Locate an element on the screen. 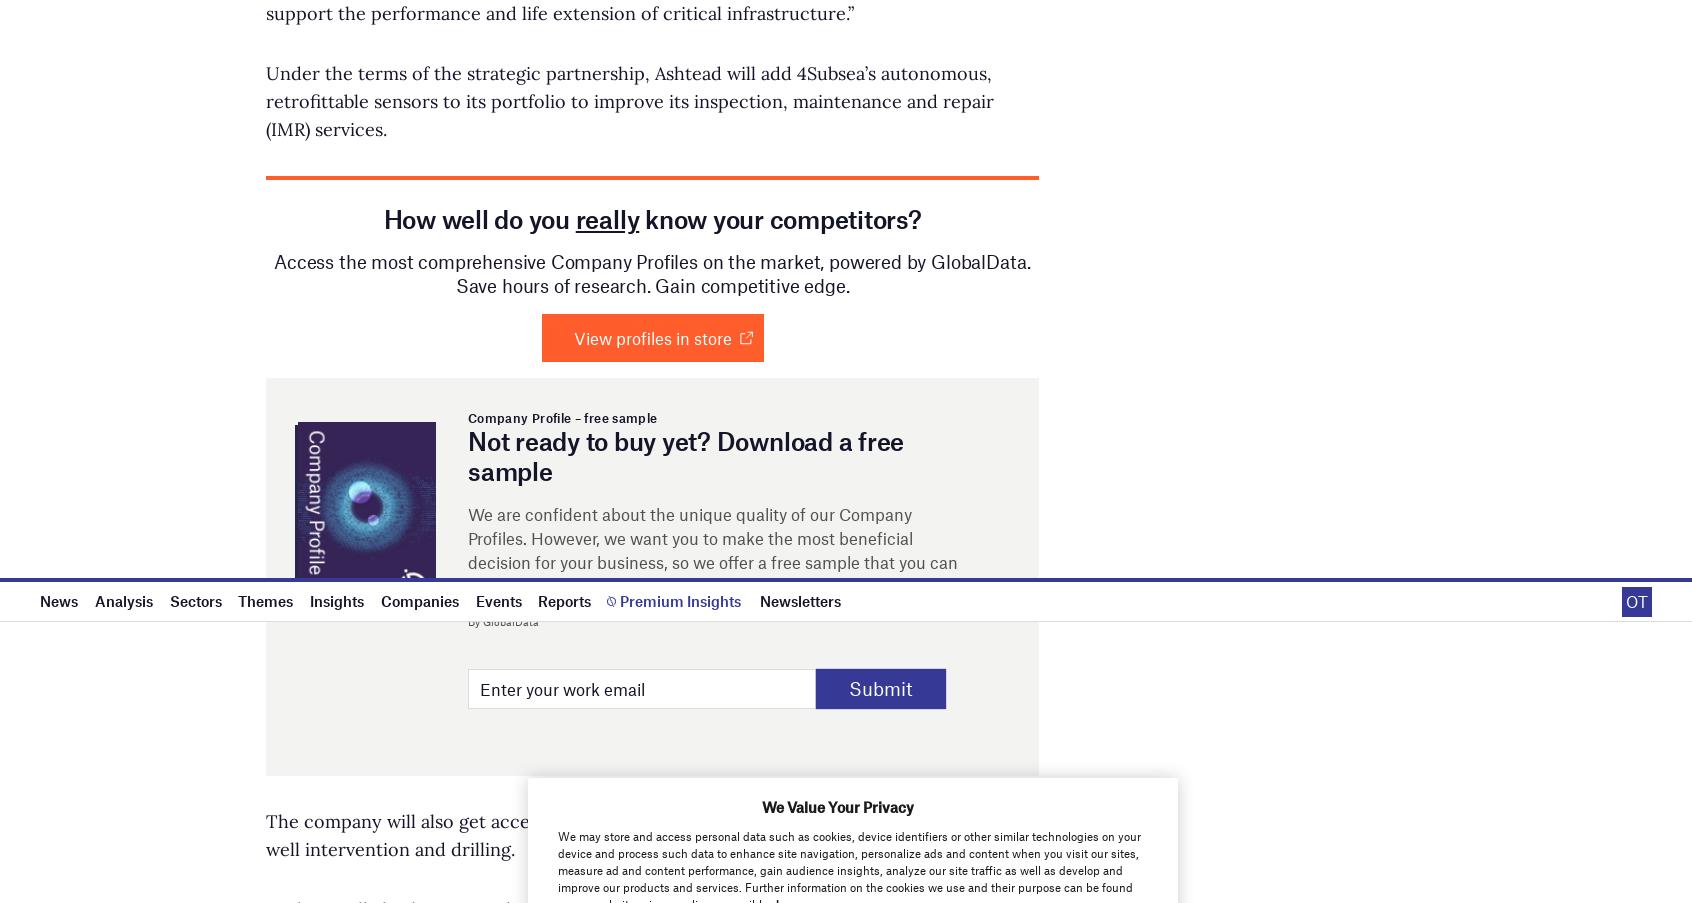 The width and height of the screenshot is (1692, 903). 'Terms and conditions' is located at coordinates (1277, 44).